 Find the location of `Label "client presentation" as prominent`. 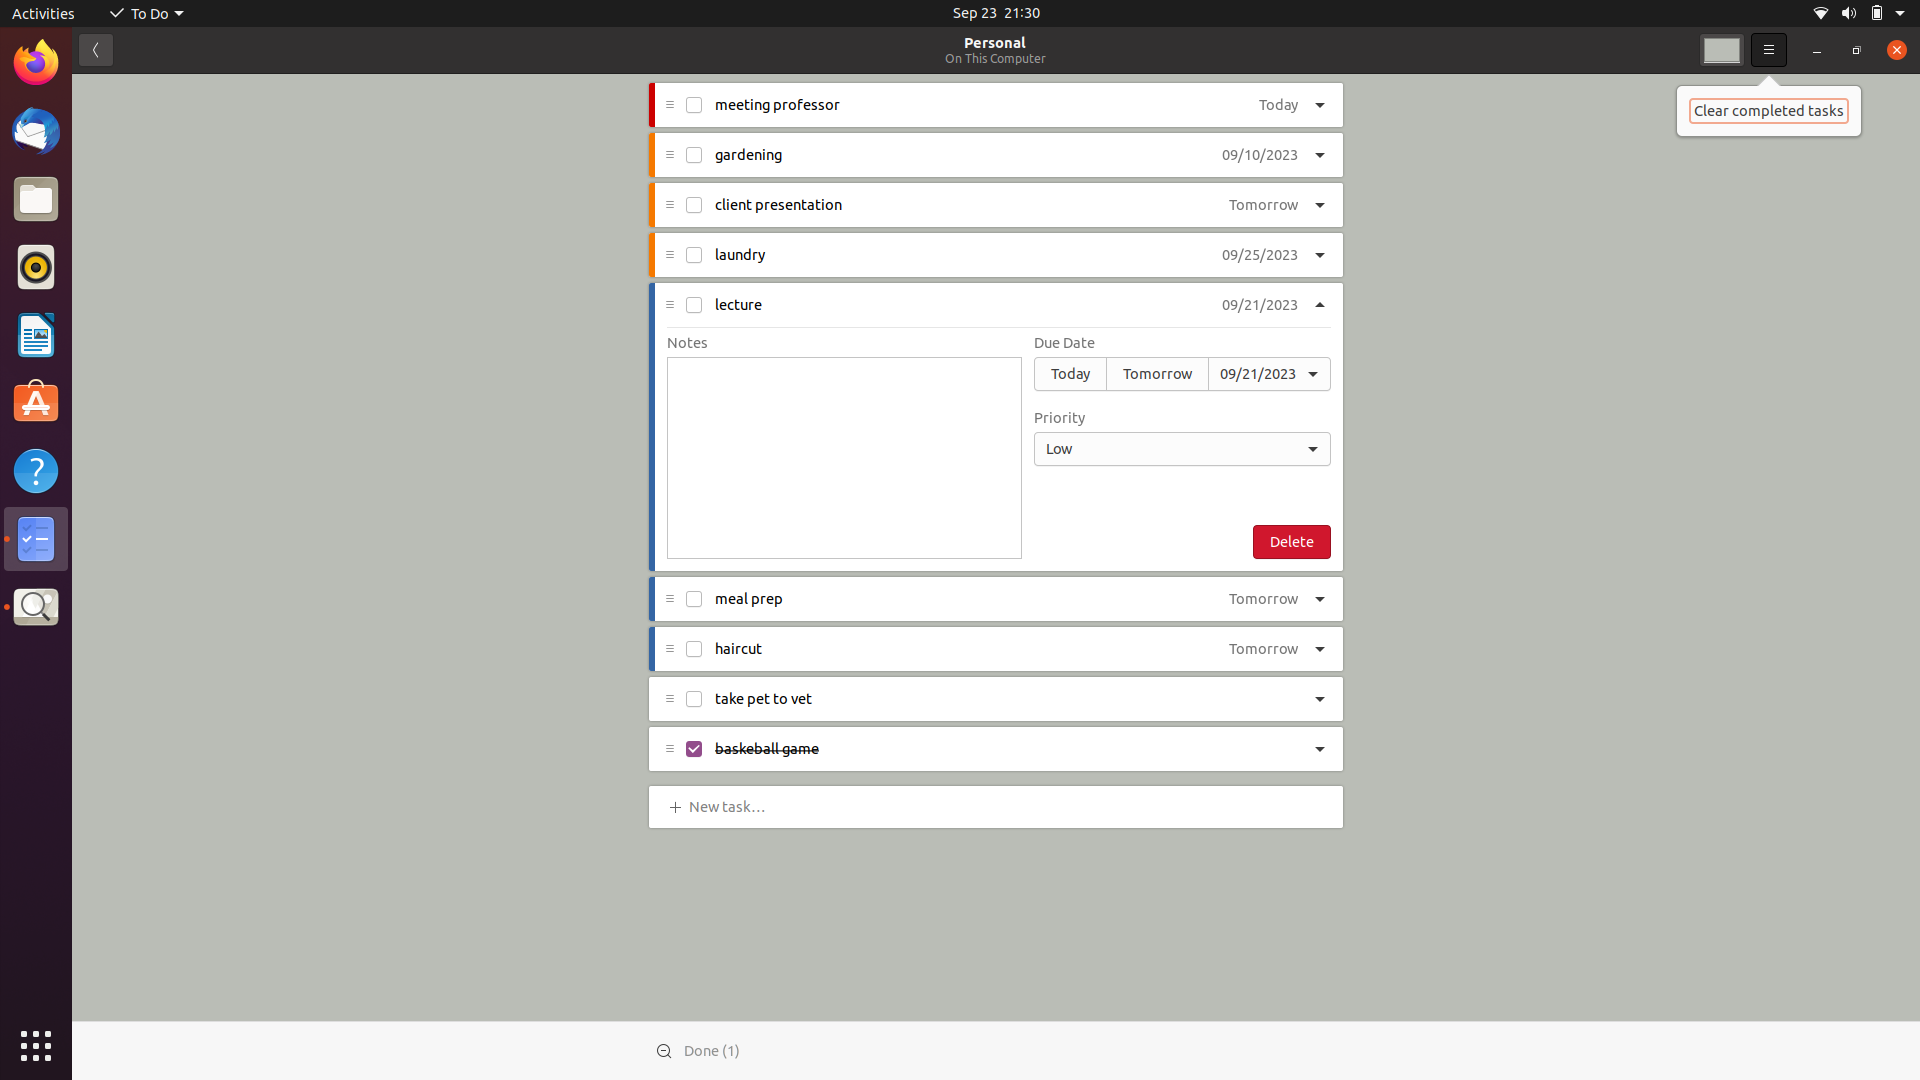

Label "client presentation" as prominent is located at coordinates (1321, 205).